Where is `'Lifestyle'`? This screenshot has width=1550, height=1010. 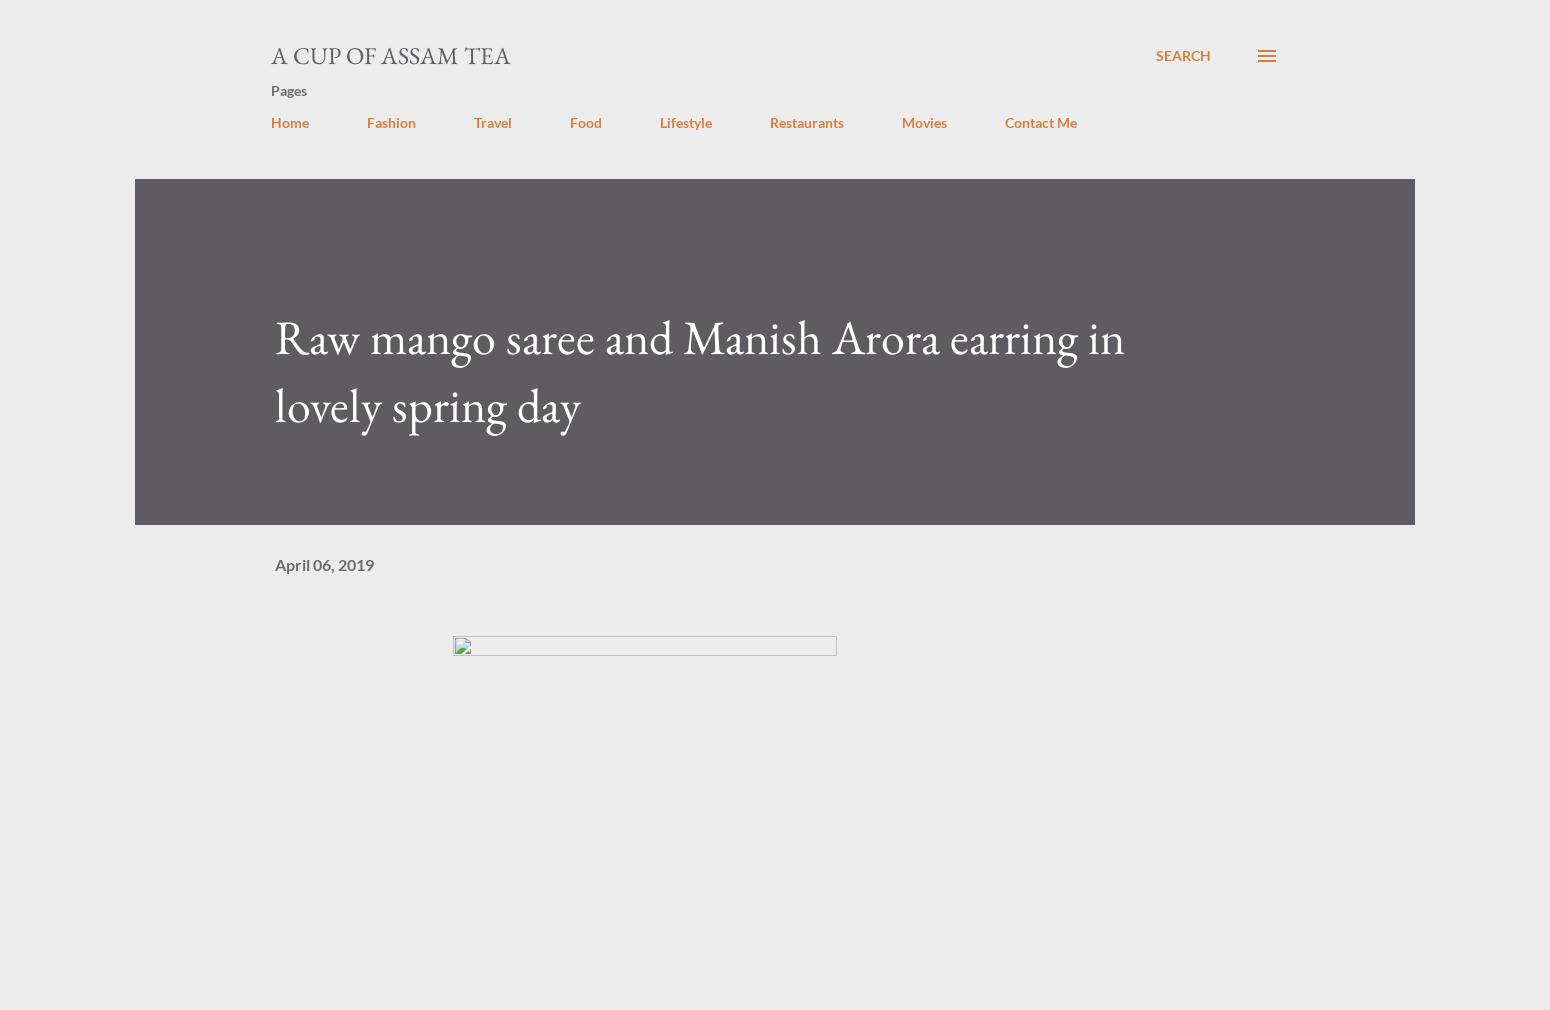 'Lifestyle' is located at coordinates (658, 121).